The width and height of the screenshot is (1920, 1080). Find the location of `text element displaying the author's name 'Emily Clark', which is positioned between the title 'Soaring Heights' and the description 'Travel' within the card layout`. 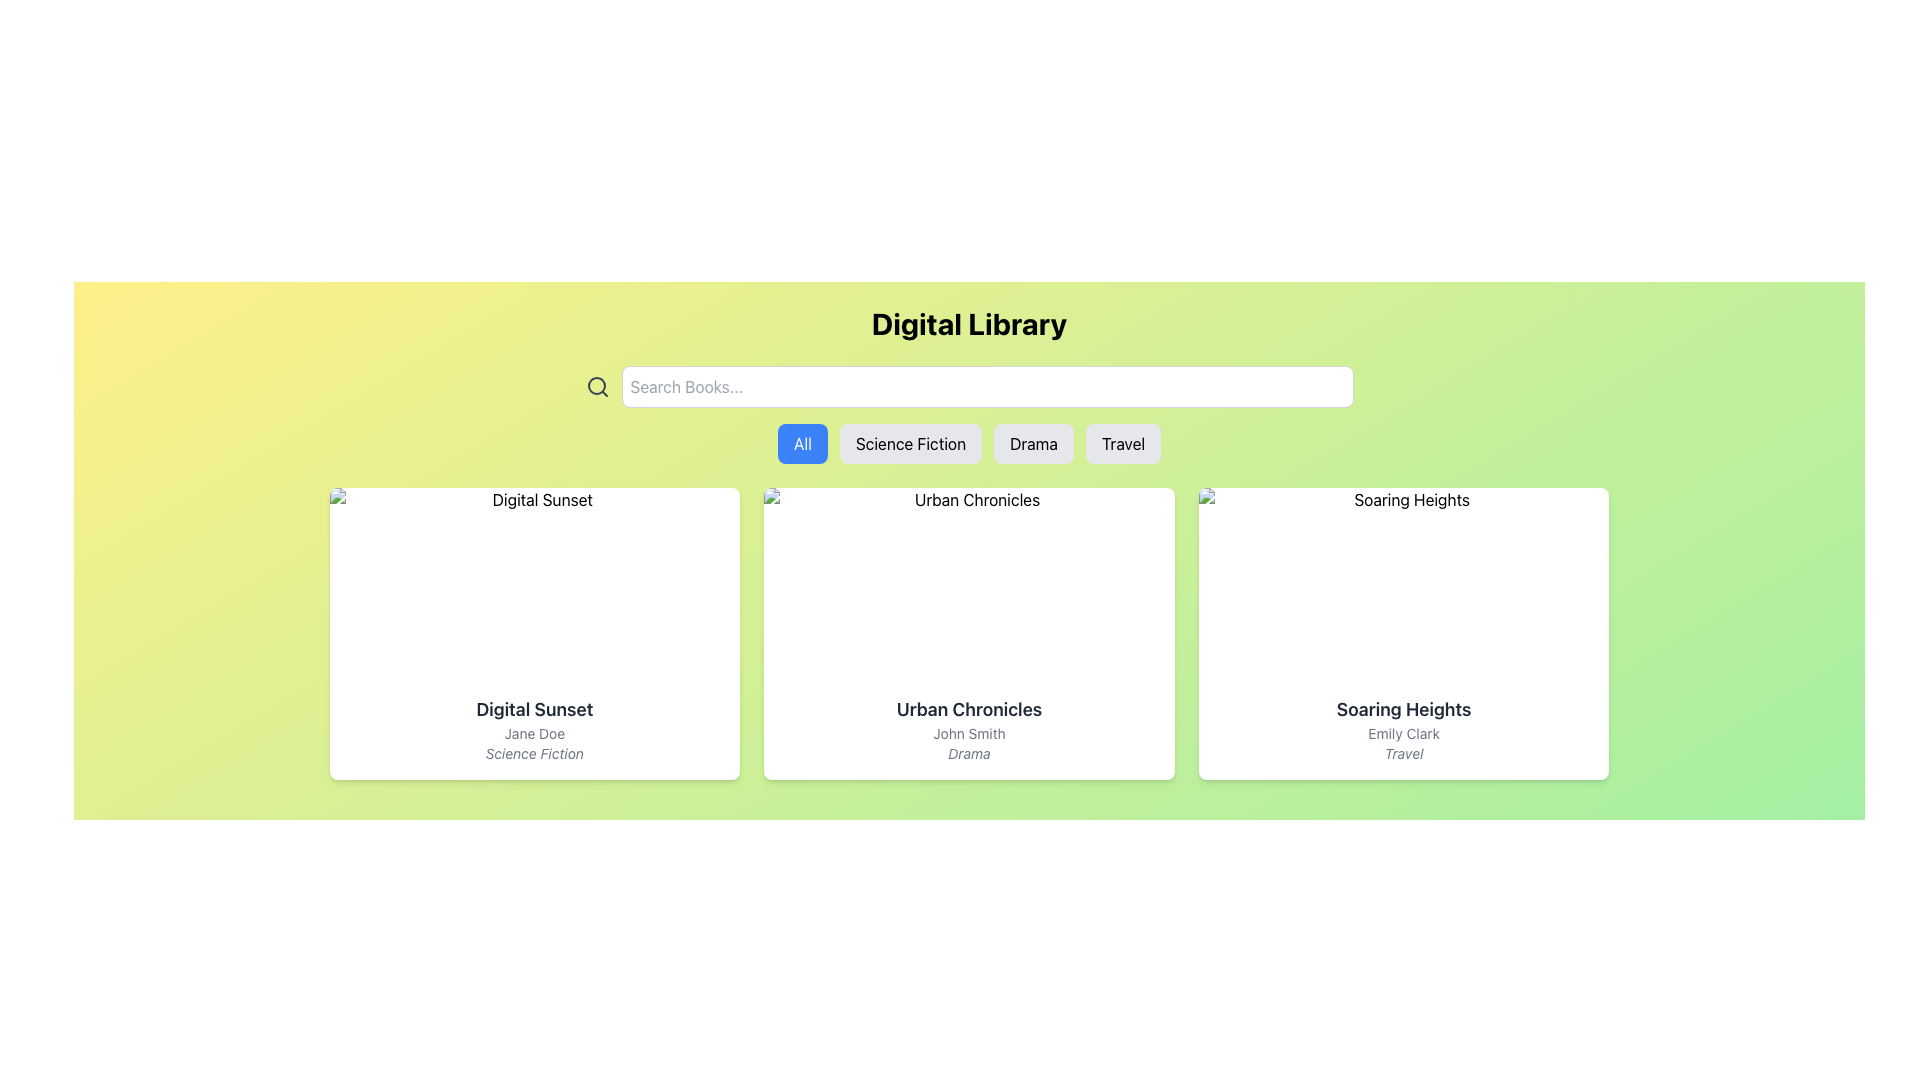

text element displaying the author's name 'Emily Clark', which is positioned between the title 'Soaring Heights' and the description 'Travel' within the card layout is located at coordinates (1403, 733).